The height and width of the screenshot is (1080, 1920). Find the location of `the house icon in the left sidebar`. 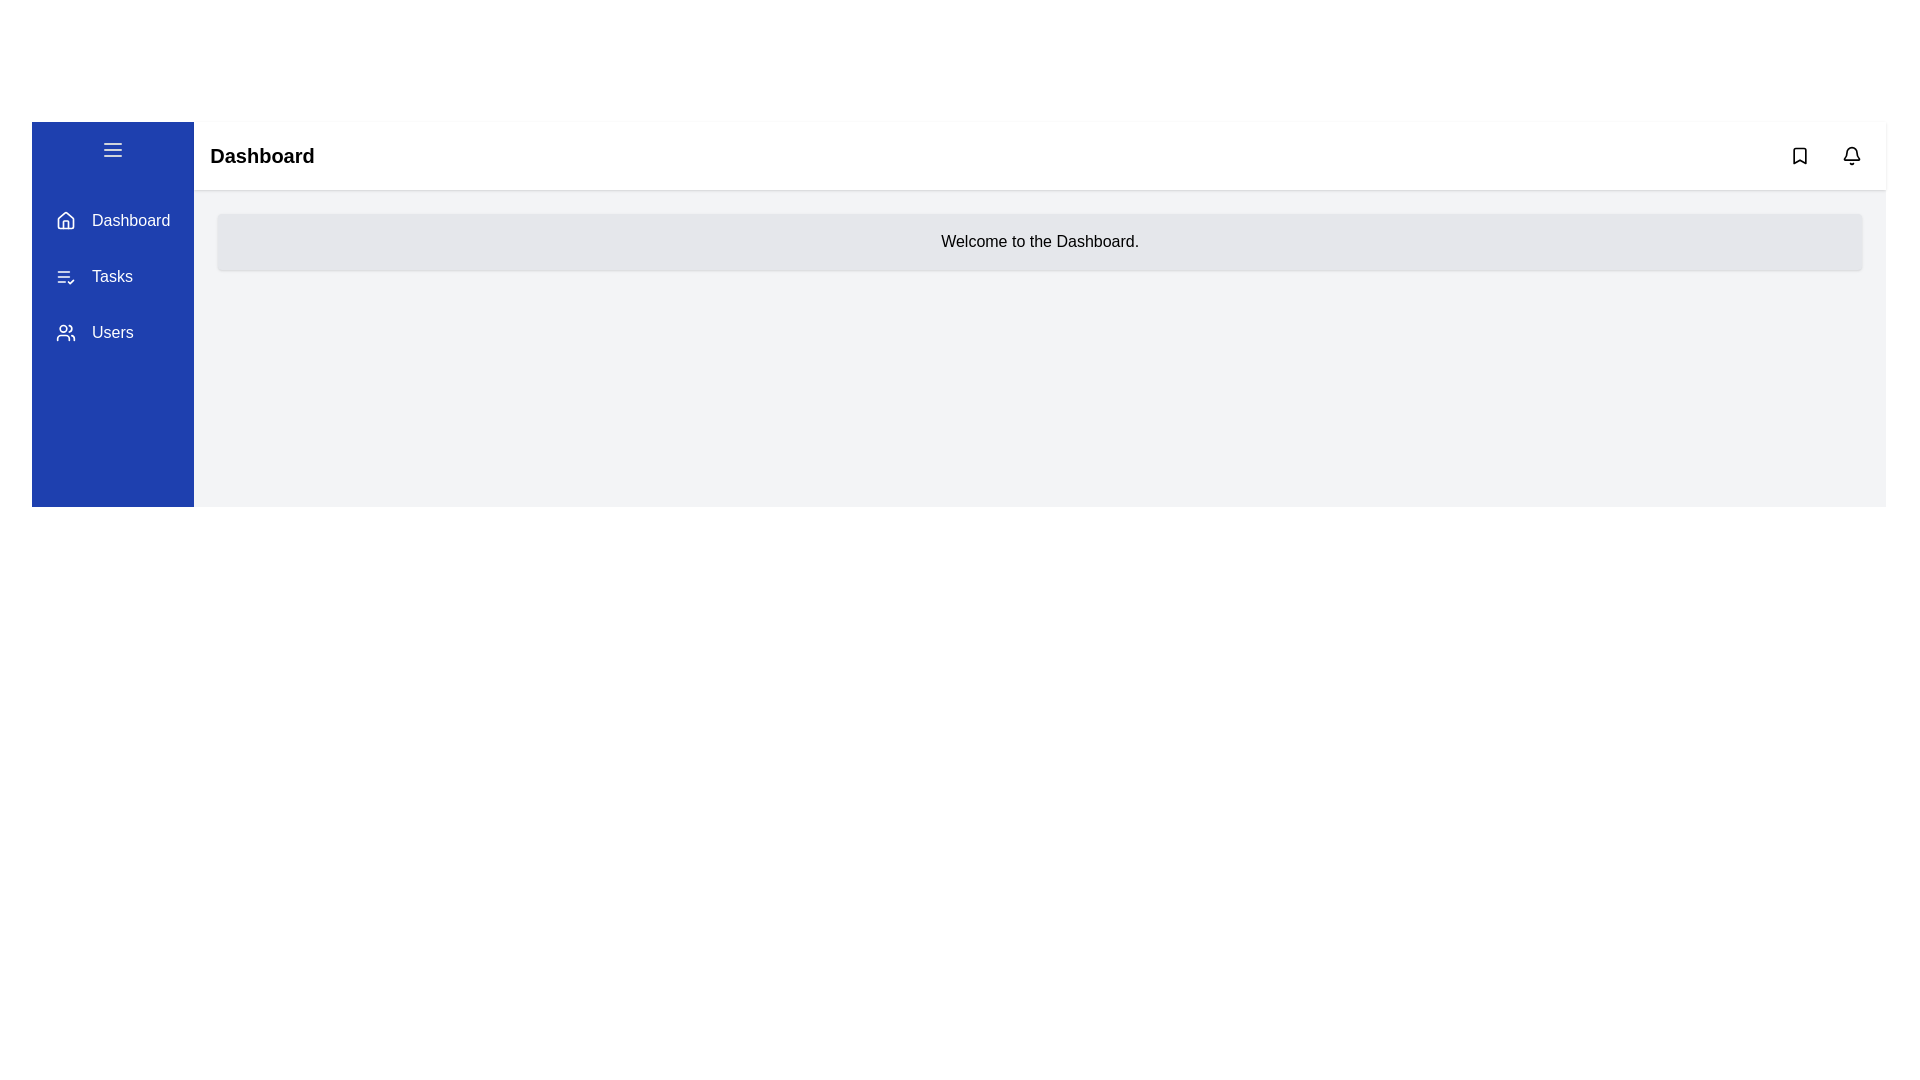

the house icon in the left sidebar is located at coordinates (66, 220).